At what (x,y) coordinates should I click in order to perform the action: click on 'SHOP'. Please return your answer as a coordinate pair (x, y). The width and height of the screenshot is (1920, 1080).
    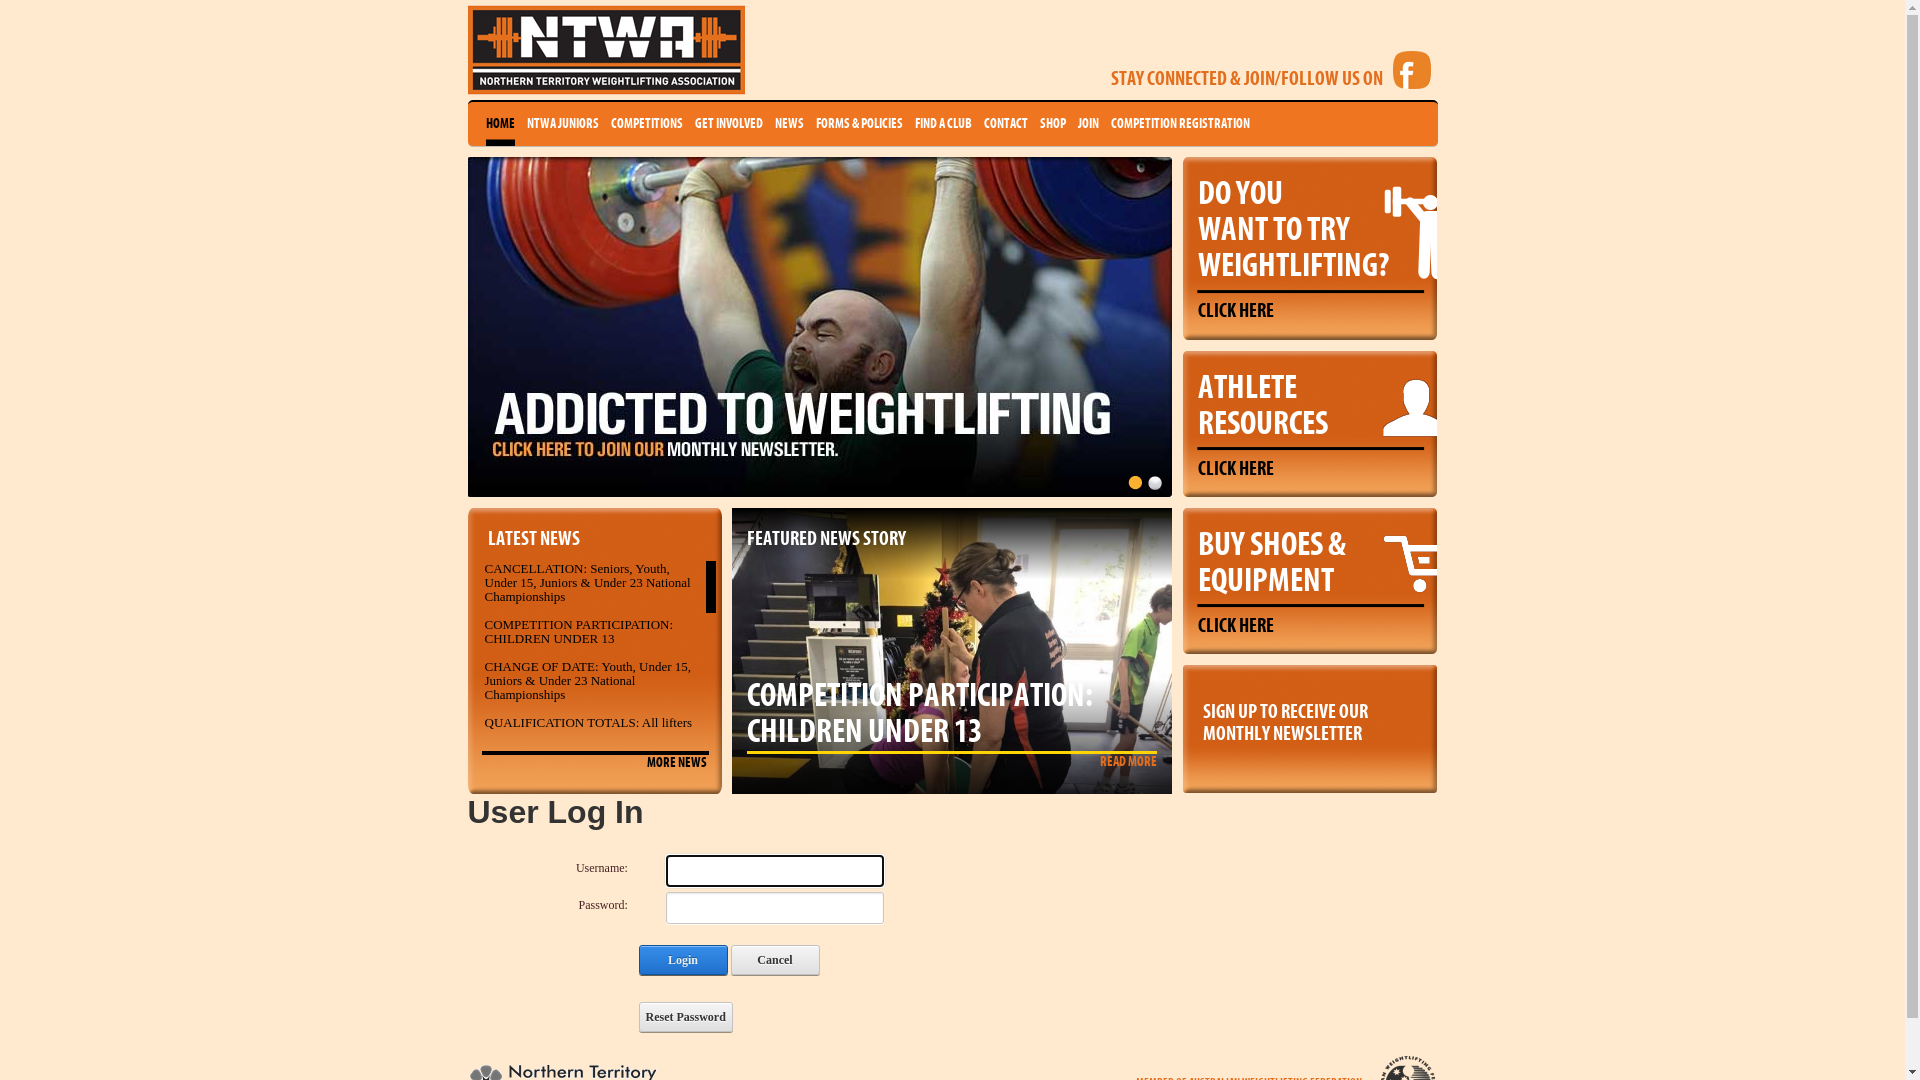
    Looking at the image, I should click on (1040, 123).